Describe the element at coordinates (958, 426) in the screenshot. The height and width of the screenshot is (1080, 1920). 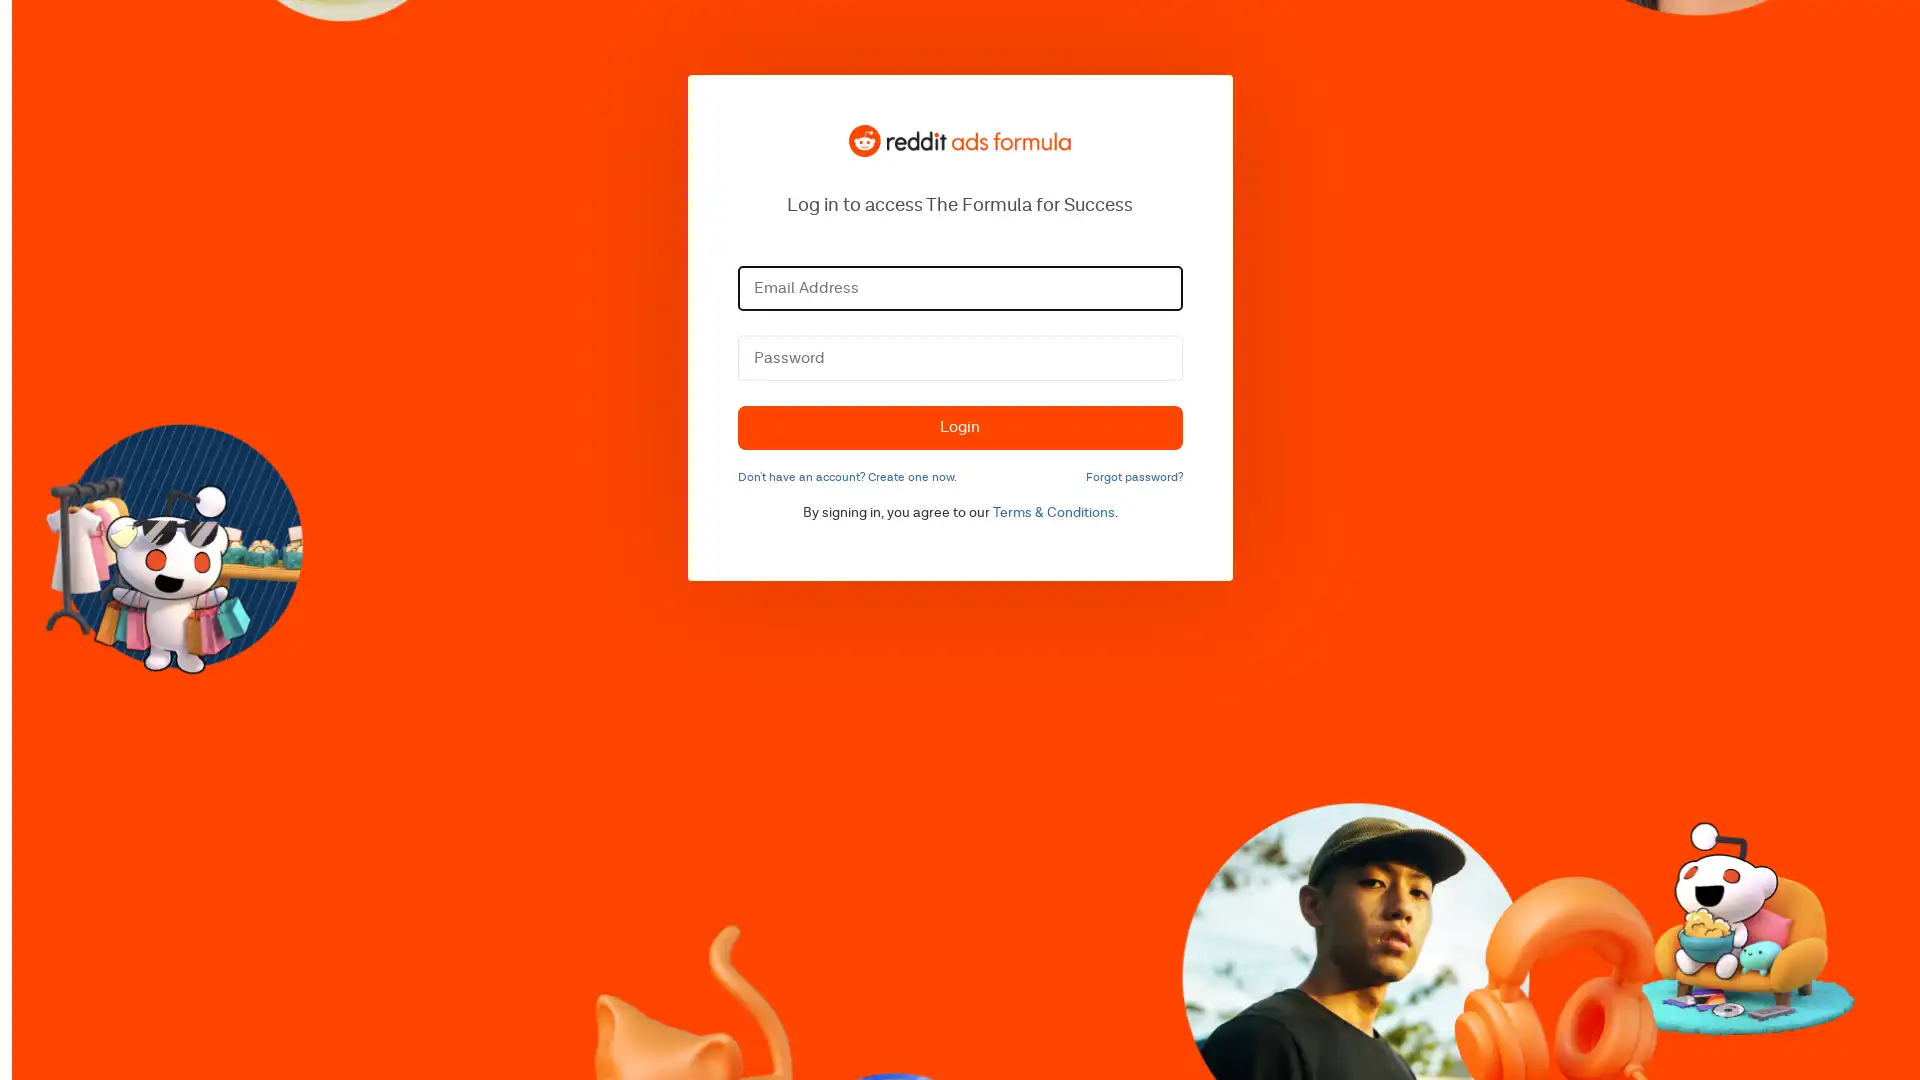
I see `Login` at that location.